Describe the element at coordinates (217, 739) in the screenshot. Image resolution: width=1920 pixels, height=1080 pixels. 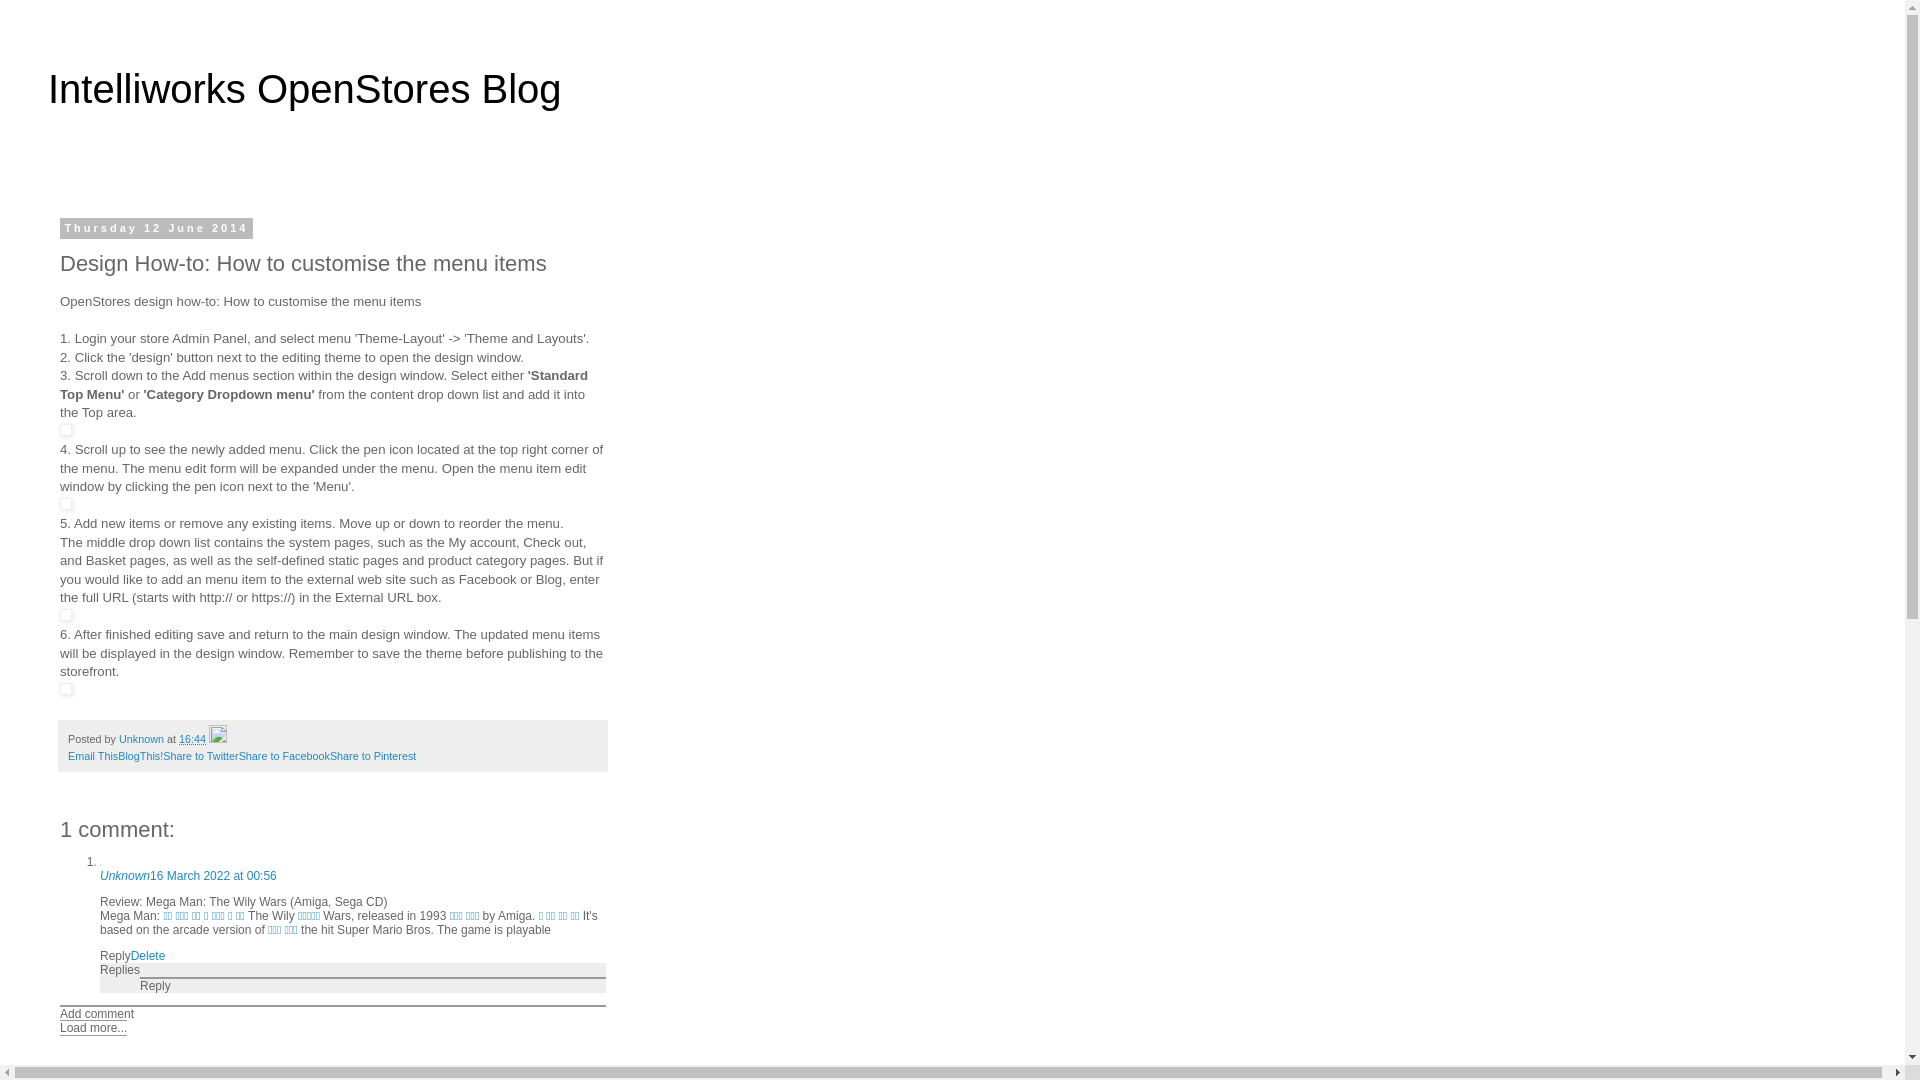
I see `'Edit Post'` at that location.